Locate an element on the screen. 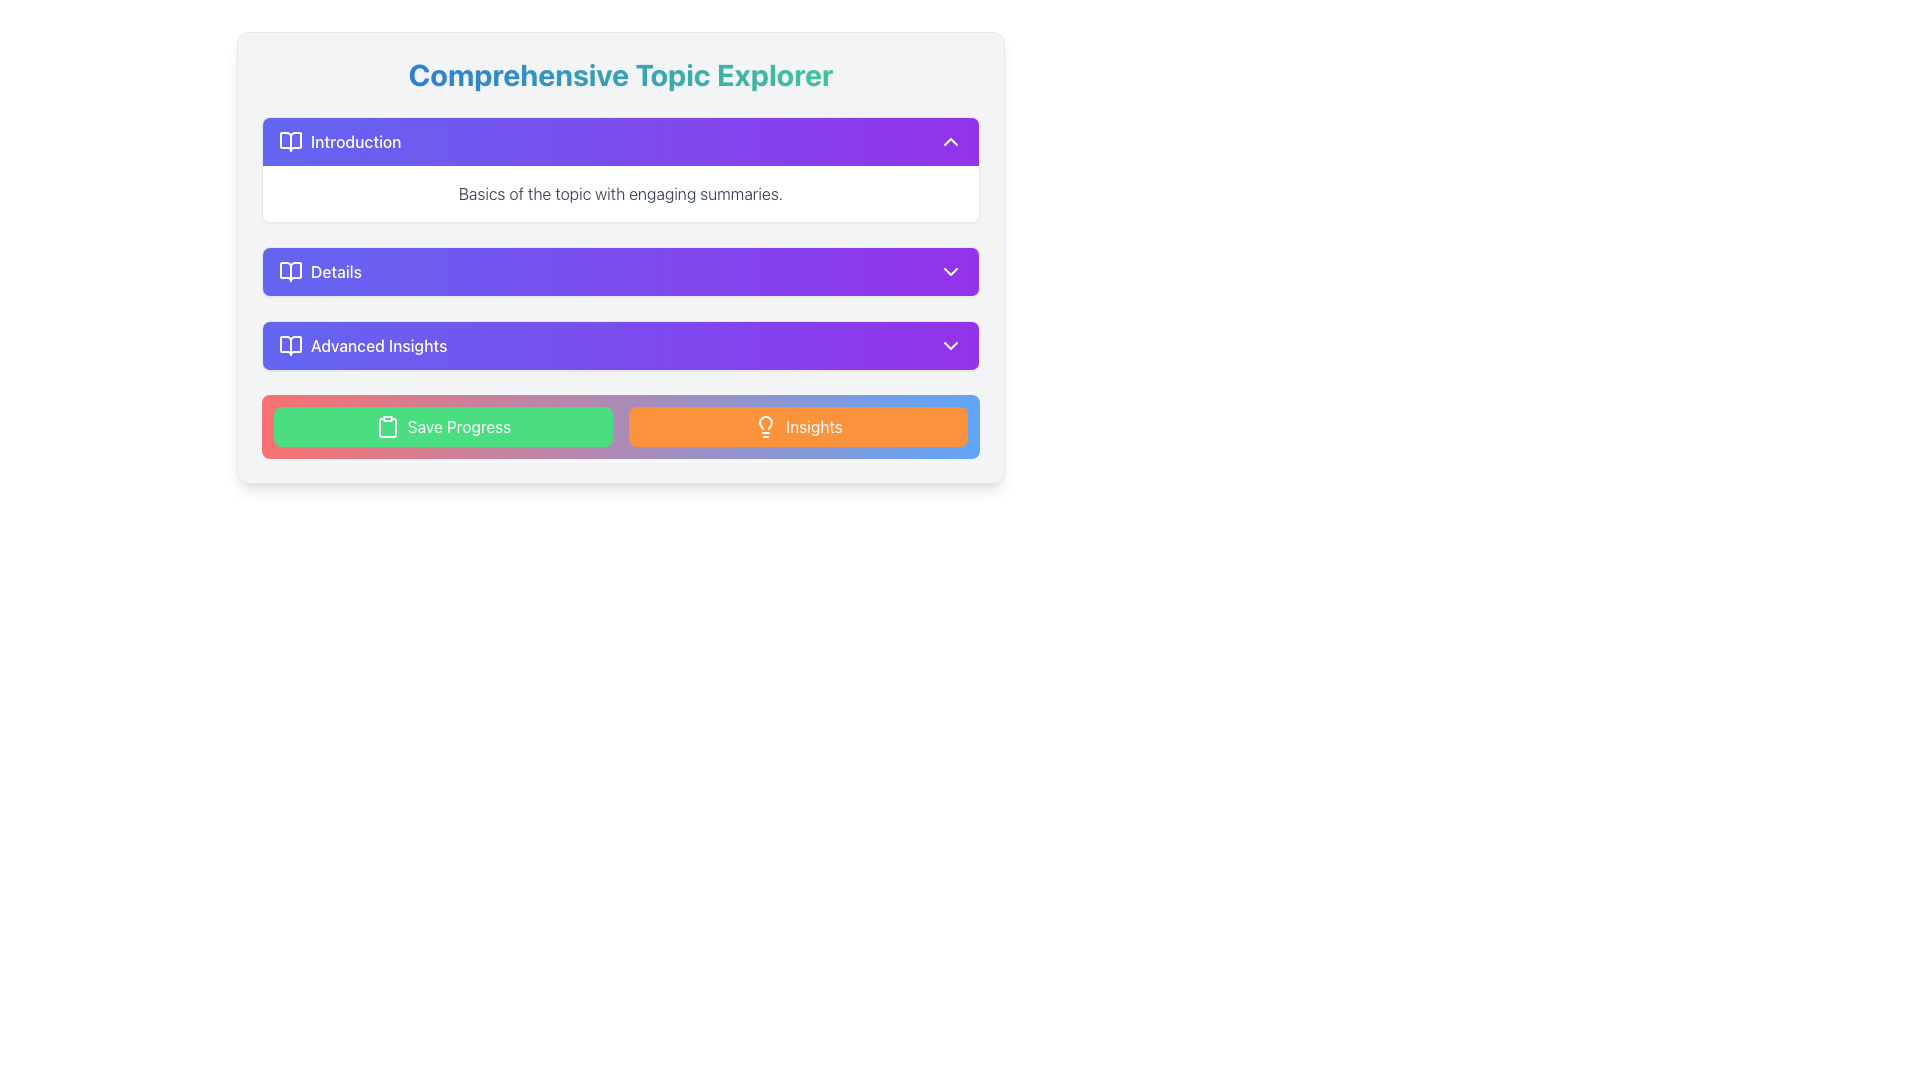 The image size is (1920, 1080). the open book icon that is positioned to the left of the 'Details' text label in the second row of the vertically stacked list of items is located at coordinates (290, 272).